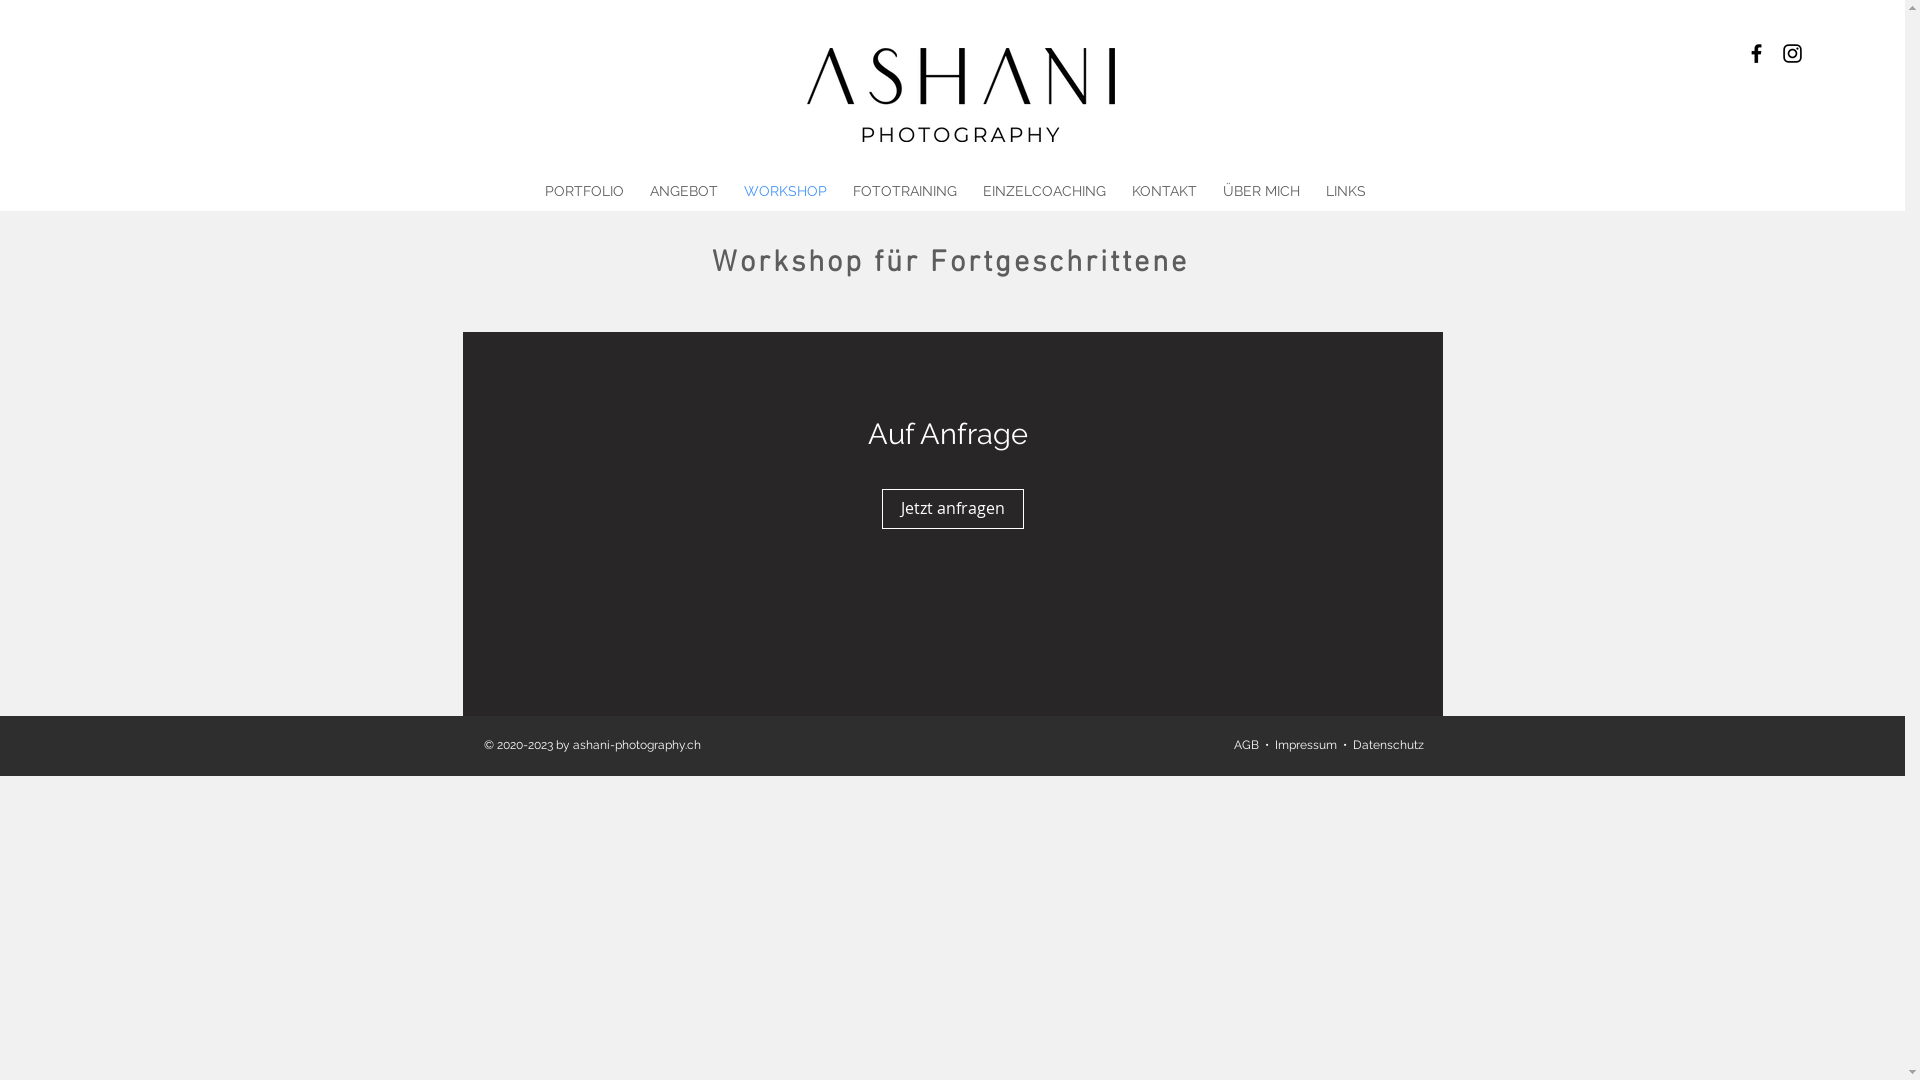  I want to click on 'ANGEBOT', so click(682, 191).